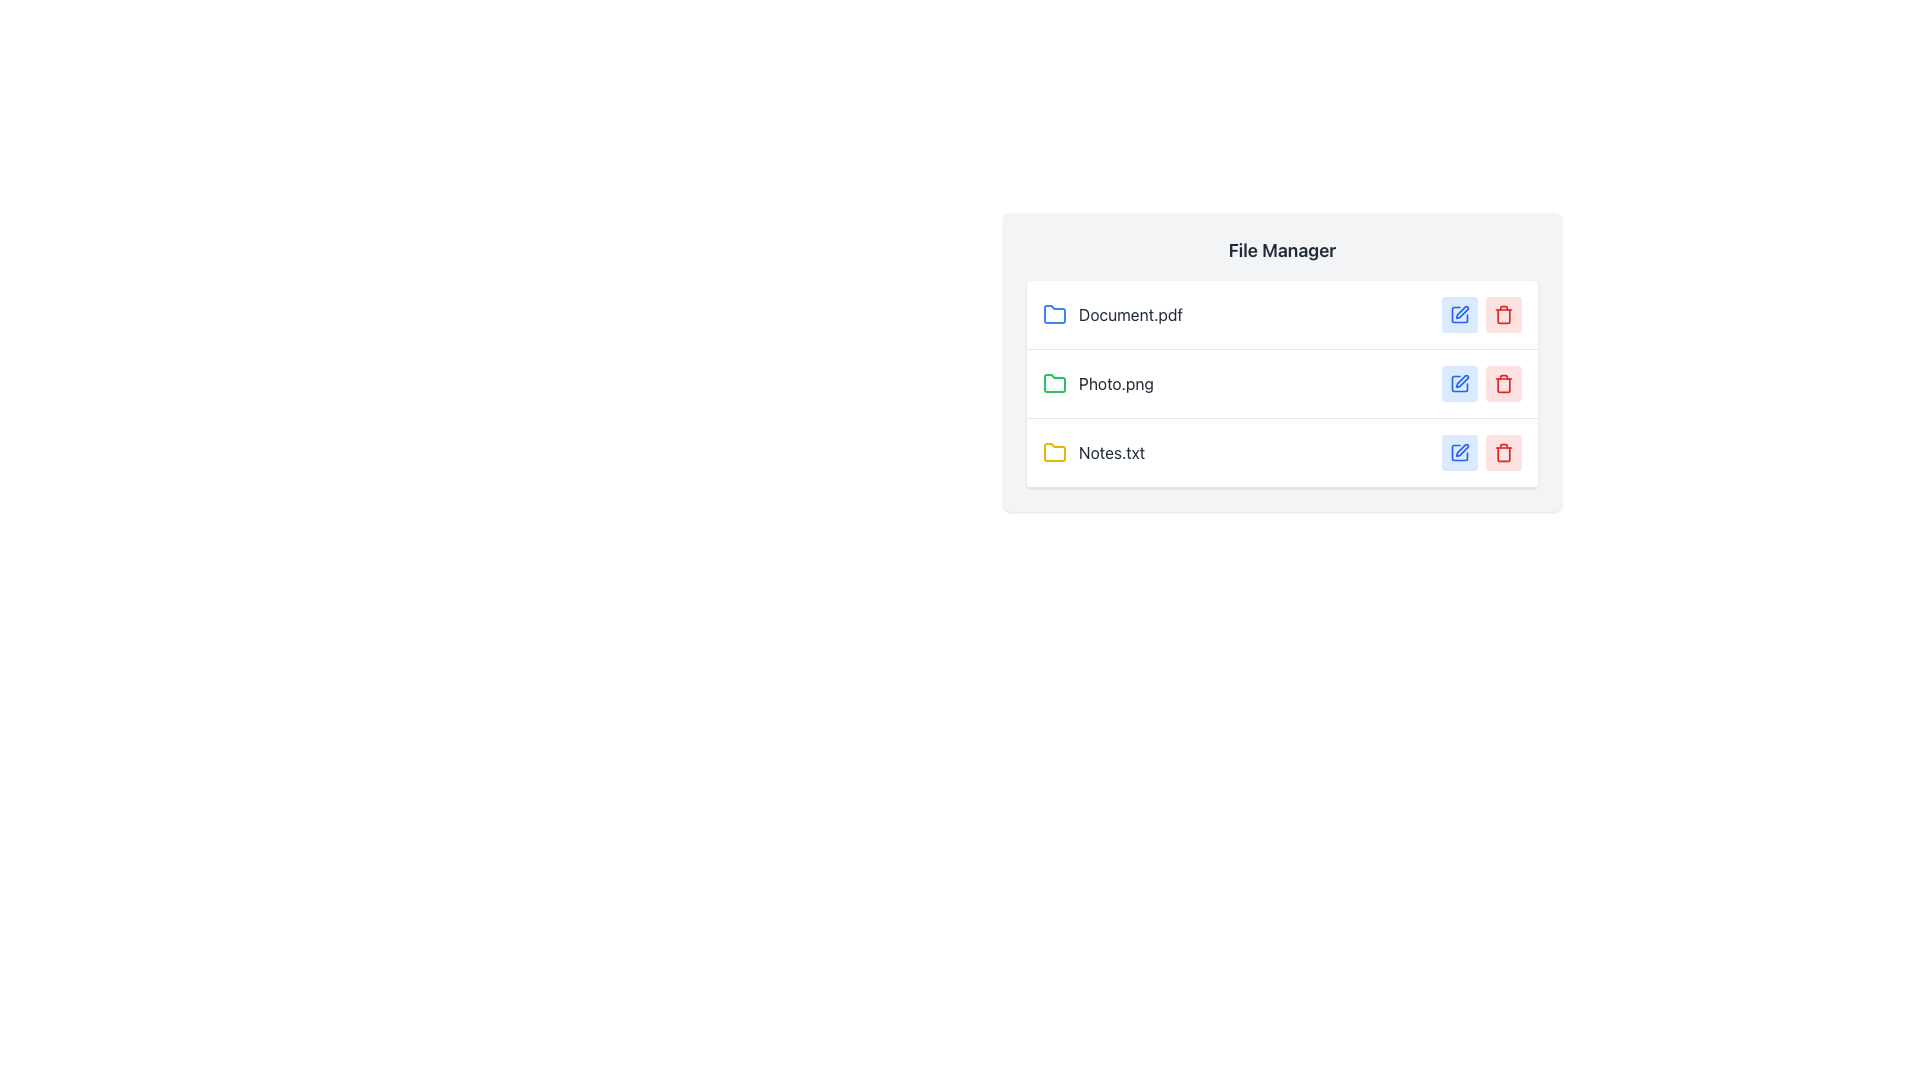 This screenshot has height=1080, width=1920. Describe the element at coordinates (1503, 384) in the screenshot. I see `the delete button for the 'Photo.png' file entry, located in the rightmost column of the file manager interface` at that location.